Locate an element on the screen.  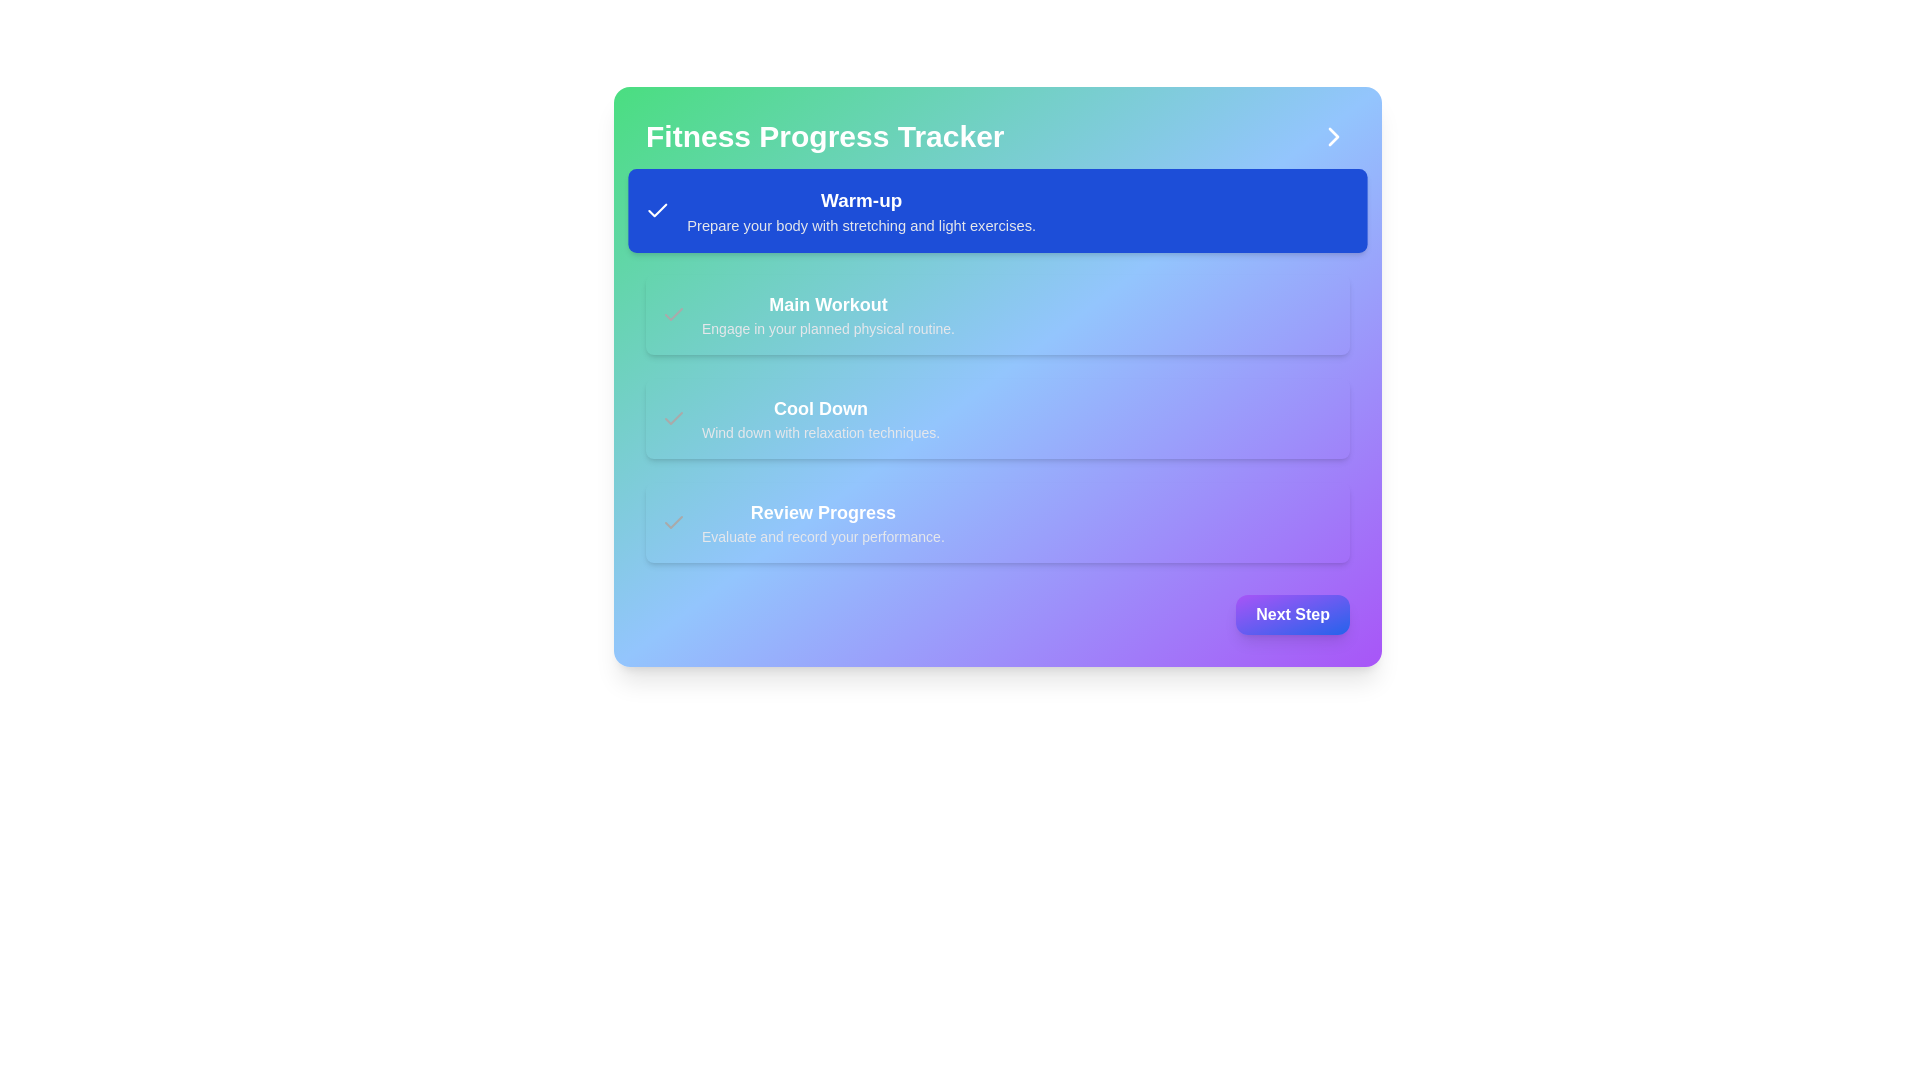
the labeled card element titled 'Main Workout' in the 'Fitness Progress Tracker' section is located at coordinates (998, 315).